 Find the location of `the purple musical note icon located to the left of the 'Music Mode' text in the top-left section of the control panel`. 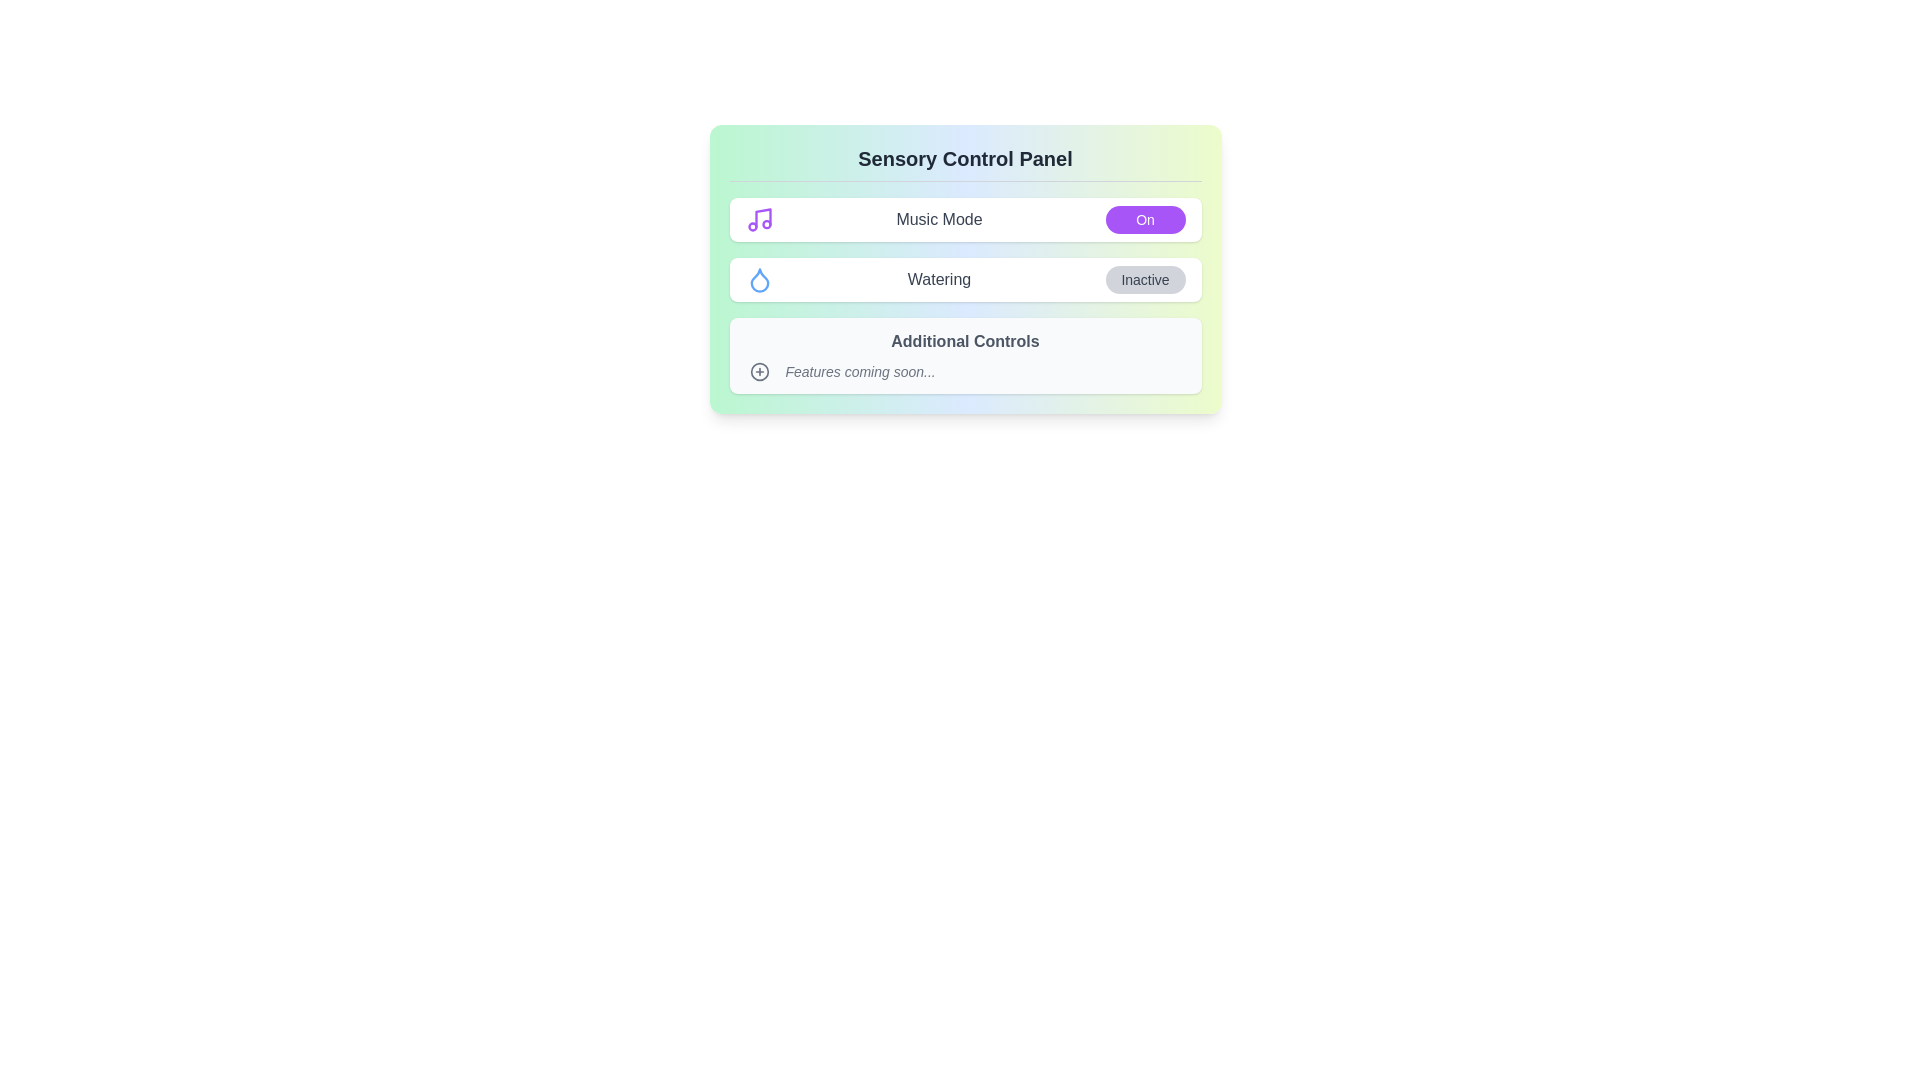

the purple musical note icon located to the left of the 'Music Mode' text in the top-left section of the control panel is located at coordinates (758, 219).